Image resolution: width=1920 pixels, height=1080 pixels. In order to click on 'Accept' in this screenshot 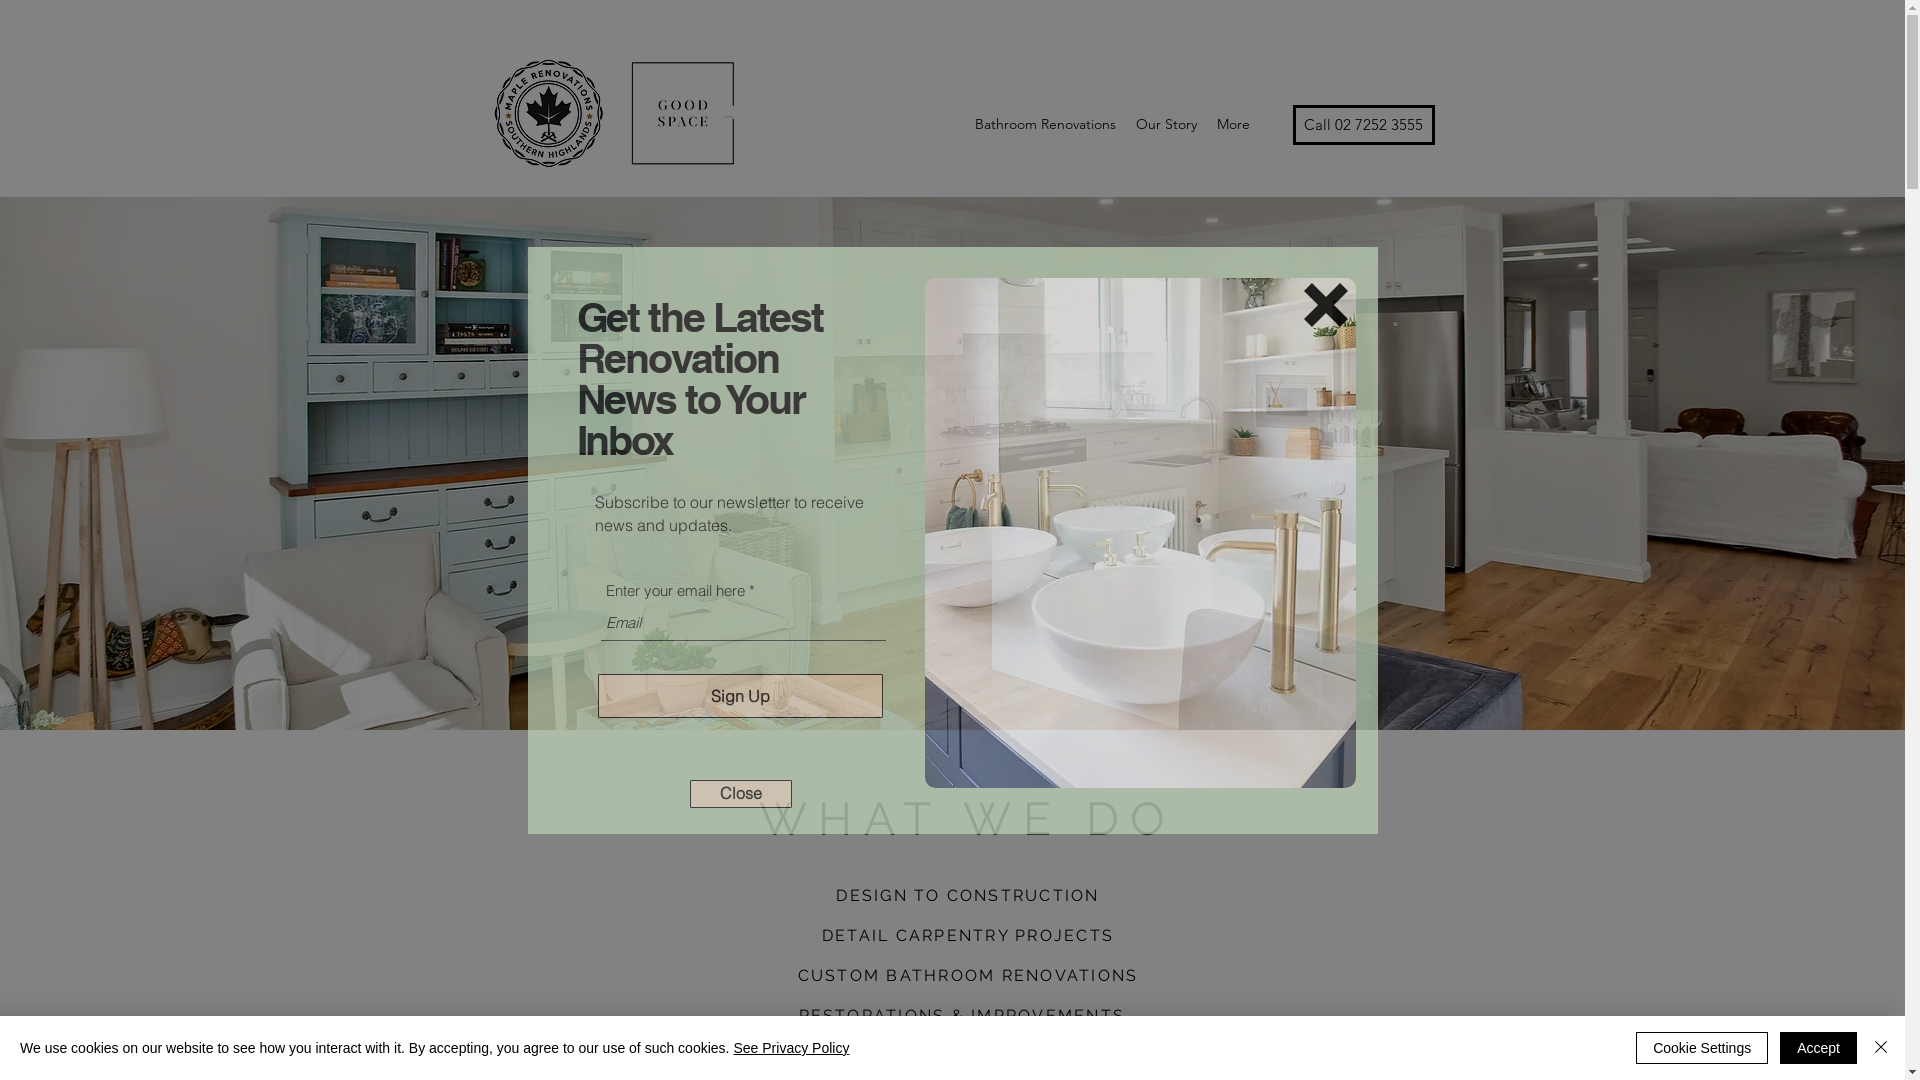, I will do `click(1818, 1047)`.